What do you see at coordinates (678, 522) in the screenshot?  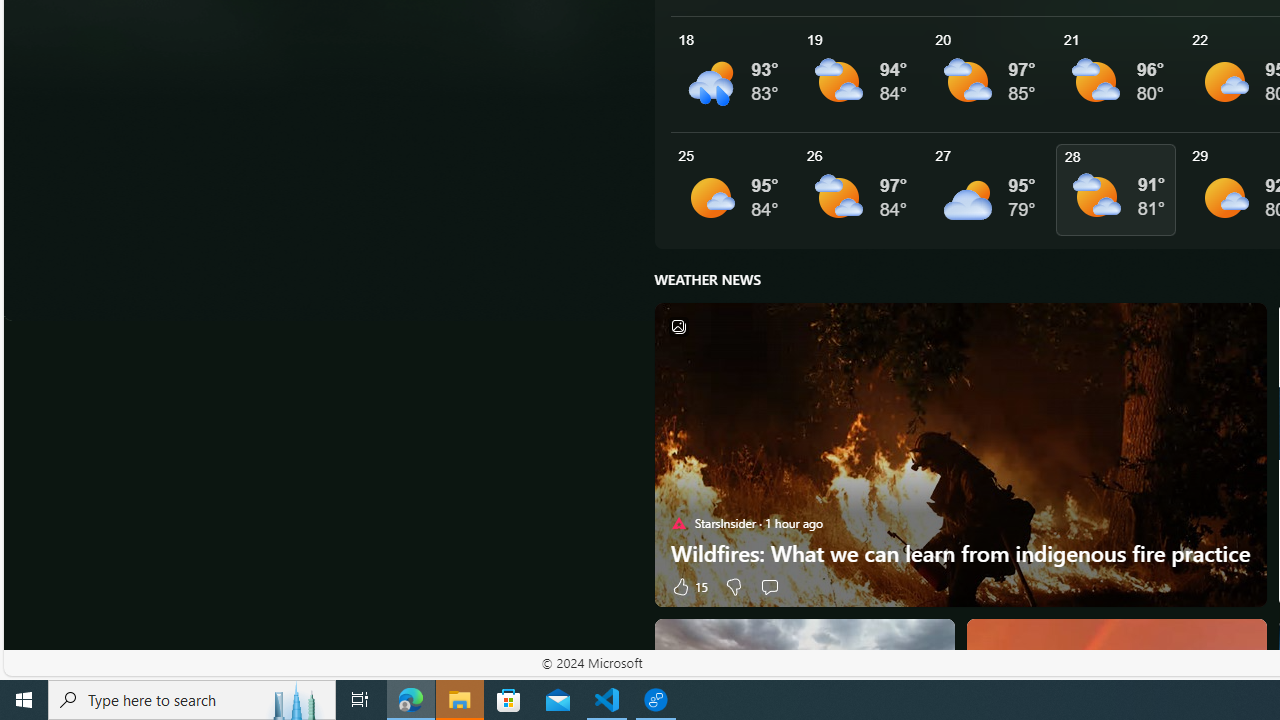 I see `'StarsInsider'` at bounding box center [678, 522].